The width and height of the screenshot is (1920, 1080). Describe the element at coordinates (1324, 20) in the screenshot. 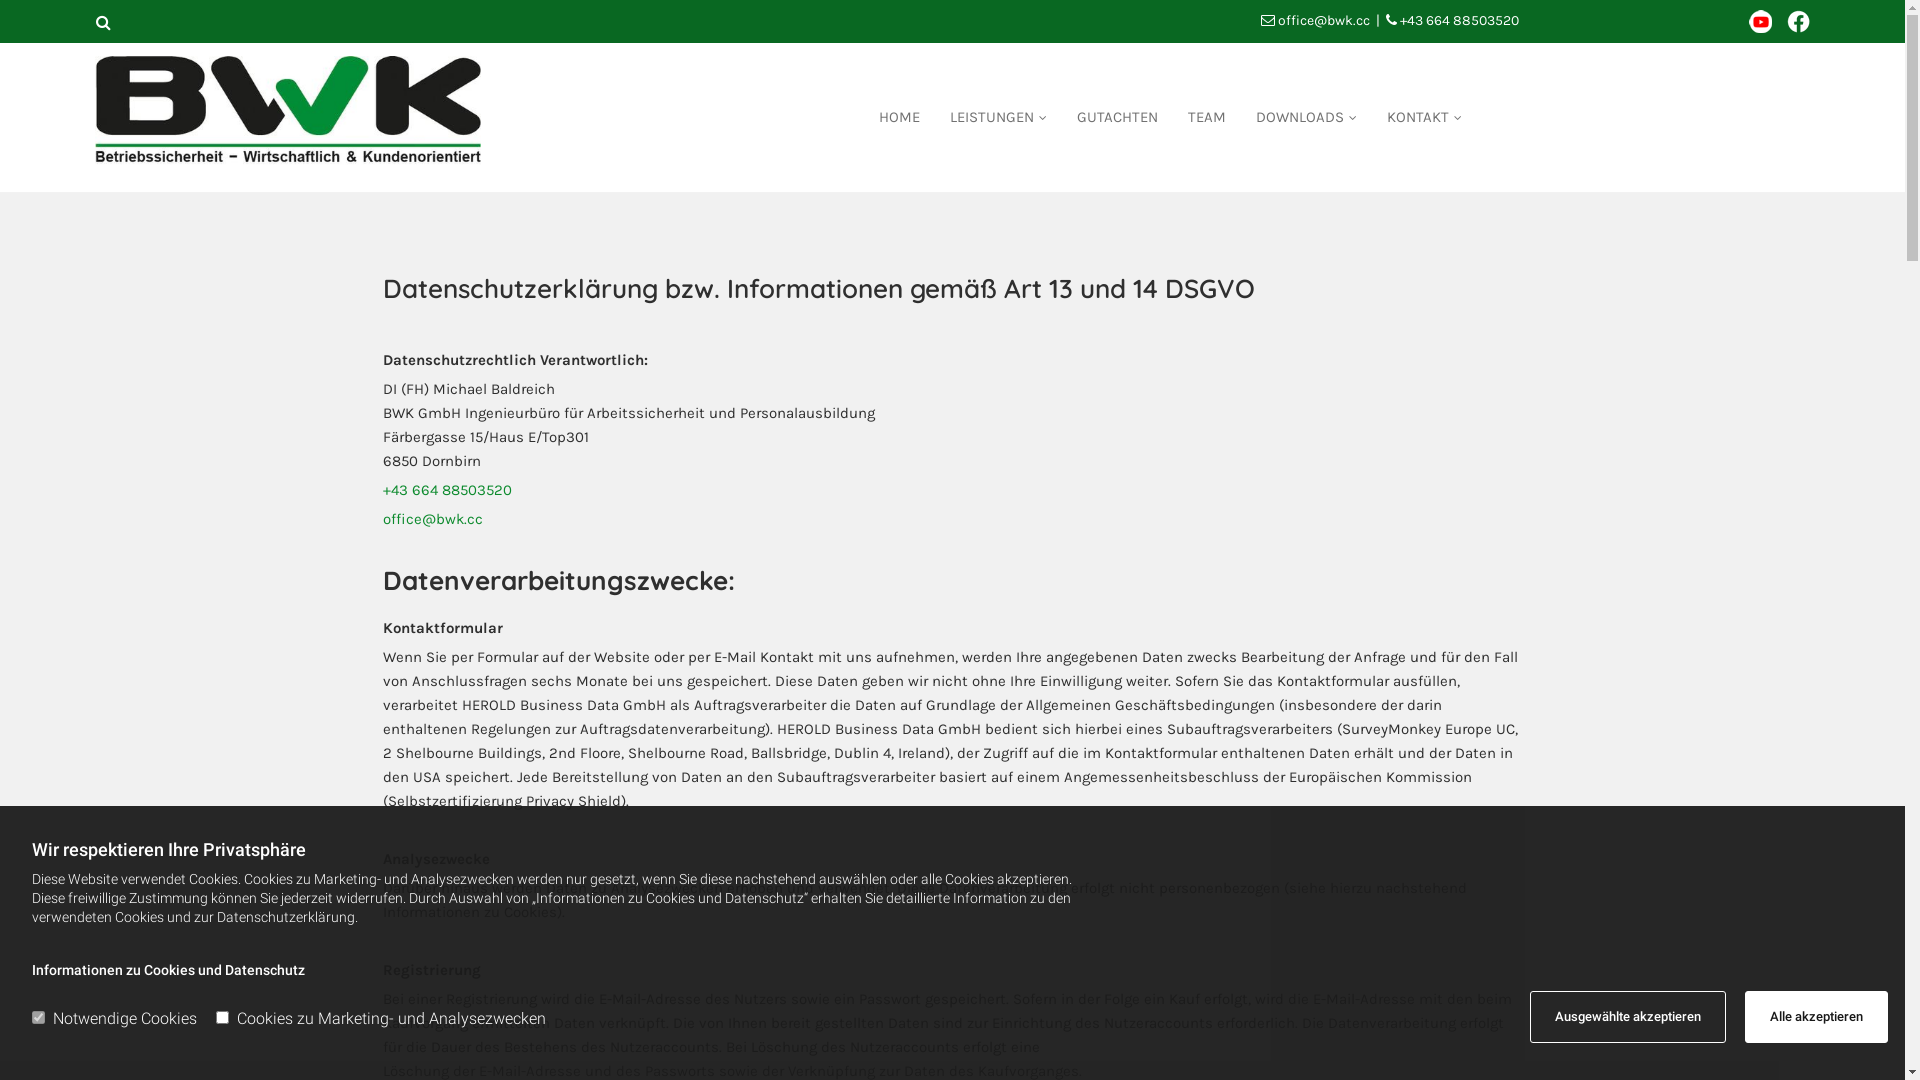

I see `'office@bwk.cc'` at that location.